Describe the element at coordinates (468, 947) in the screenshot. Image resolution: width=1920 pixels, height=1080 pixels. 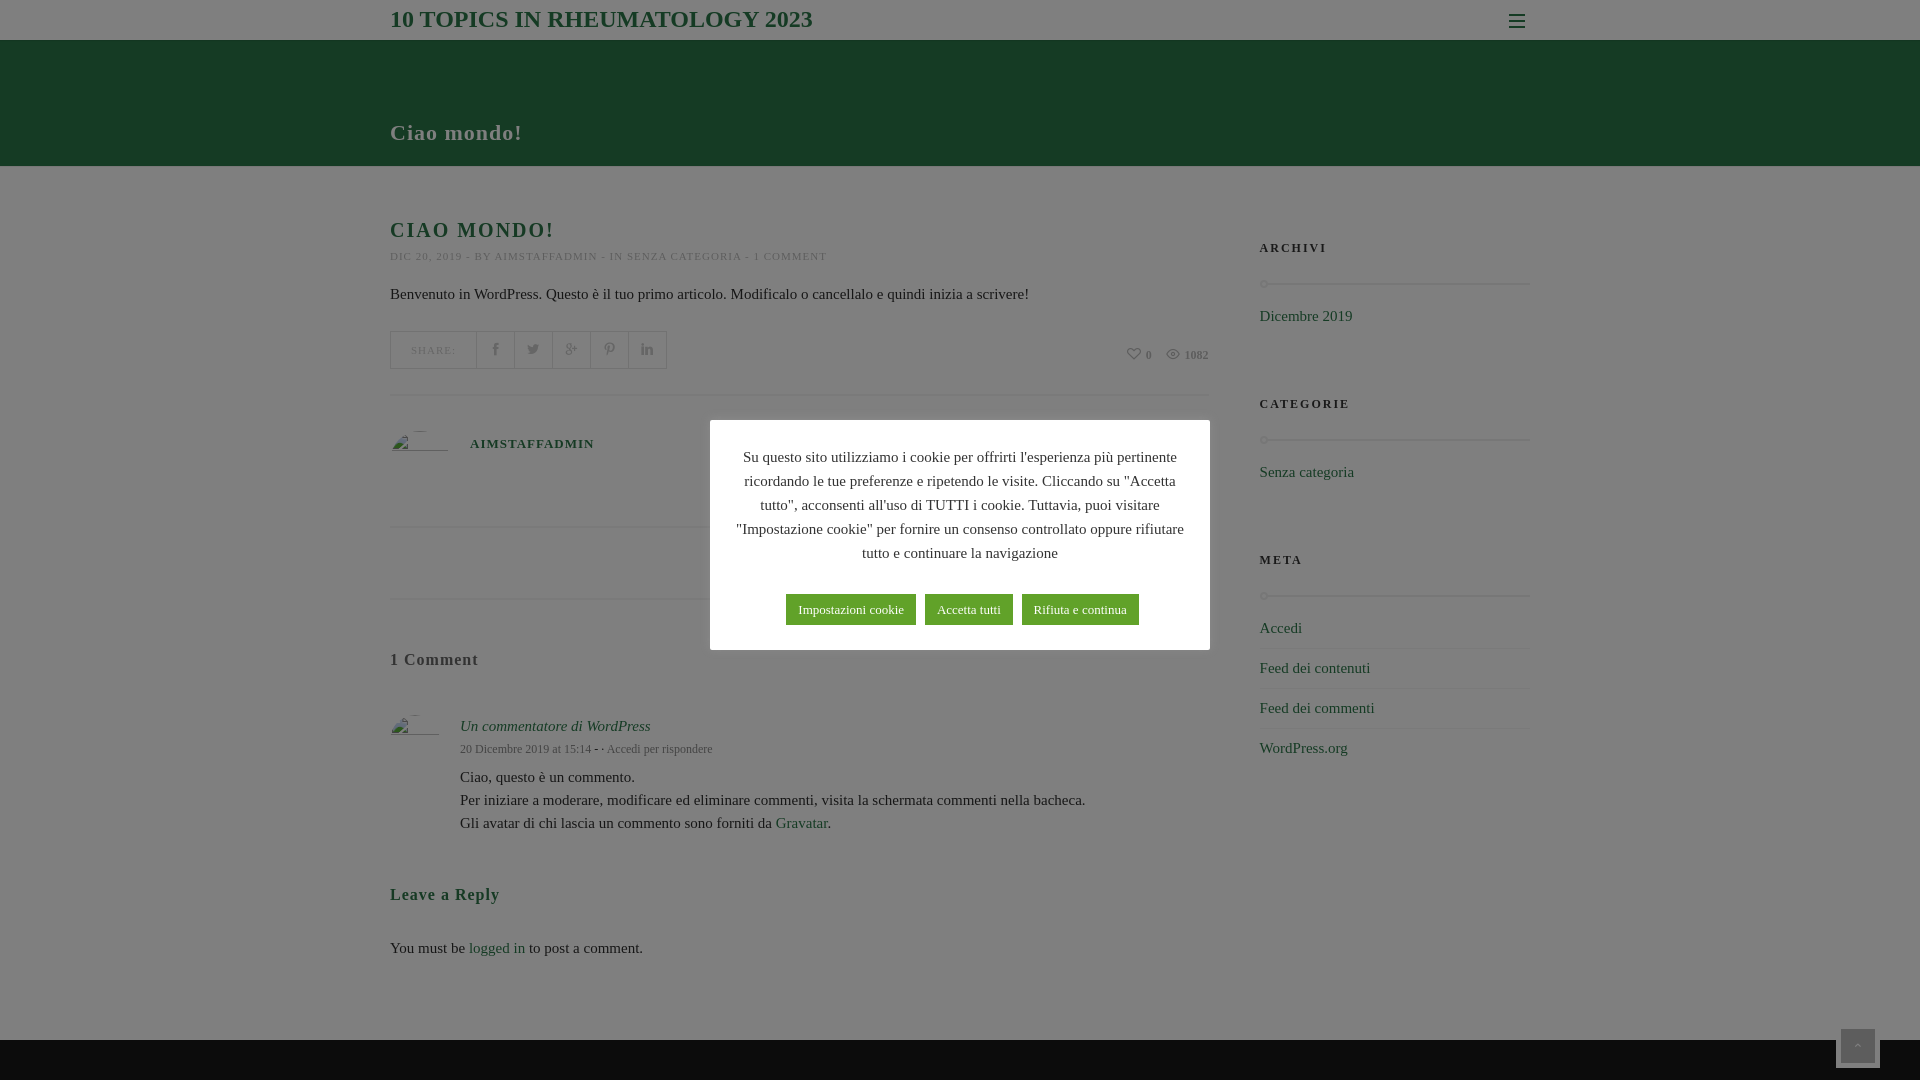
I see `'logged in'` at that location.